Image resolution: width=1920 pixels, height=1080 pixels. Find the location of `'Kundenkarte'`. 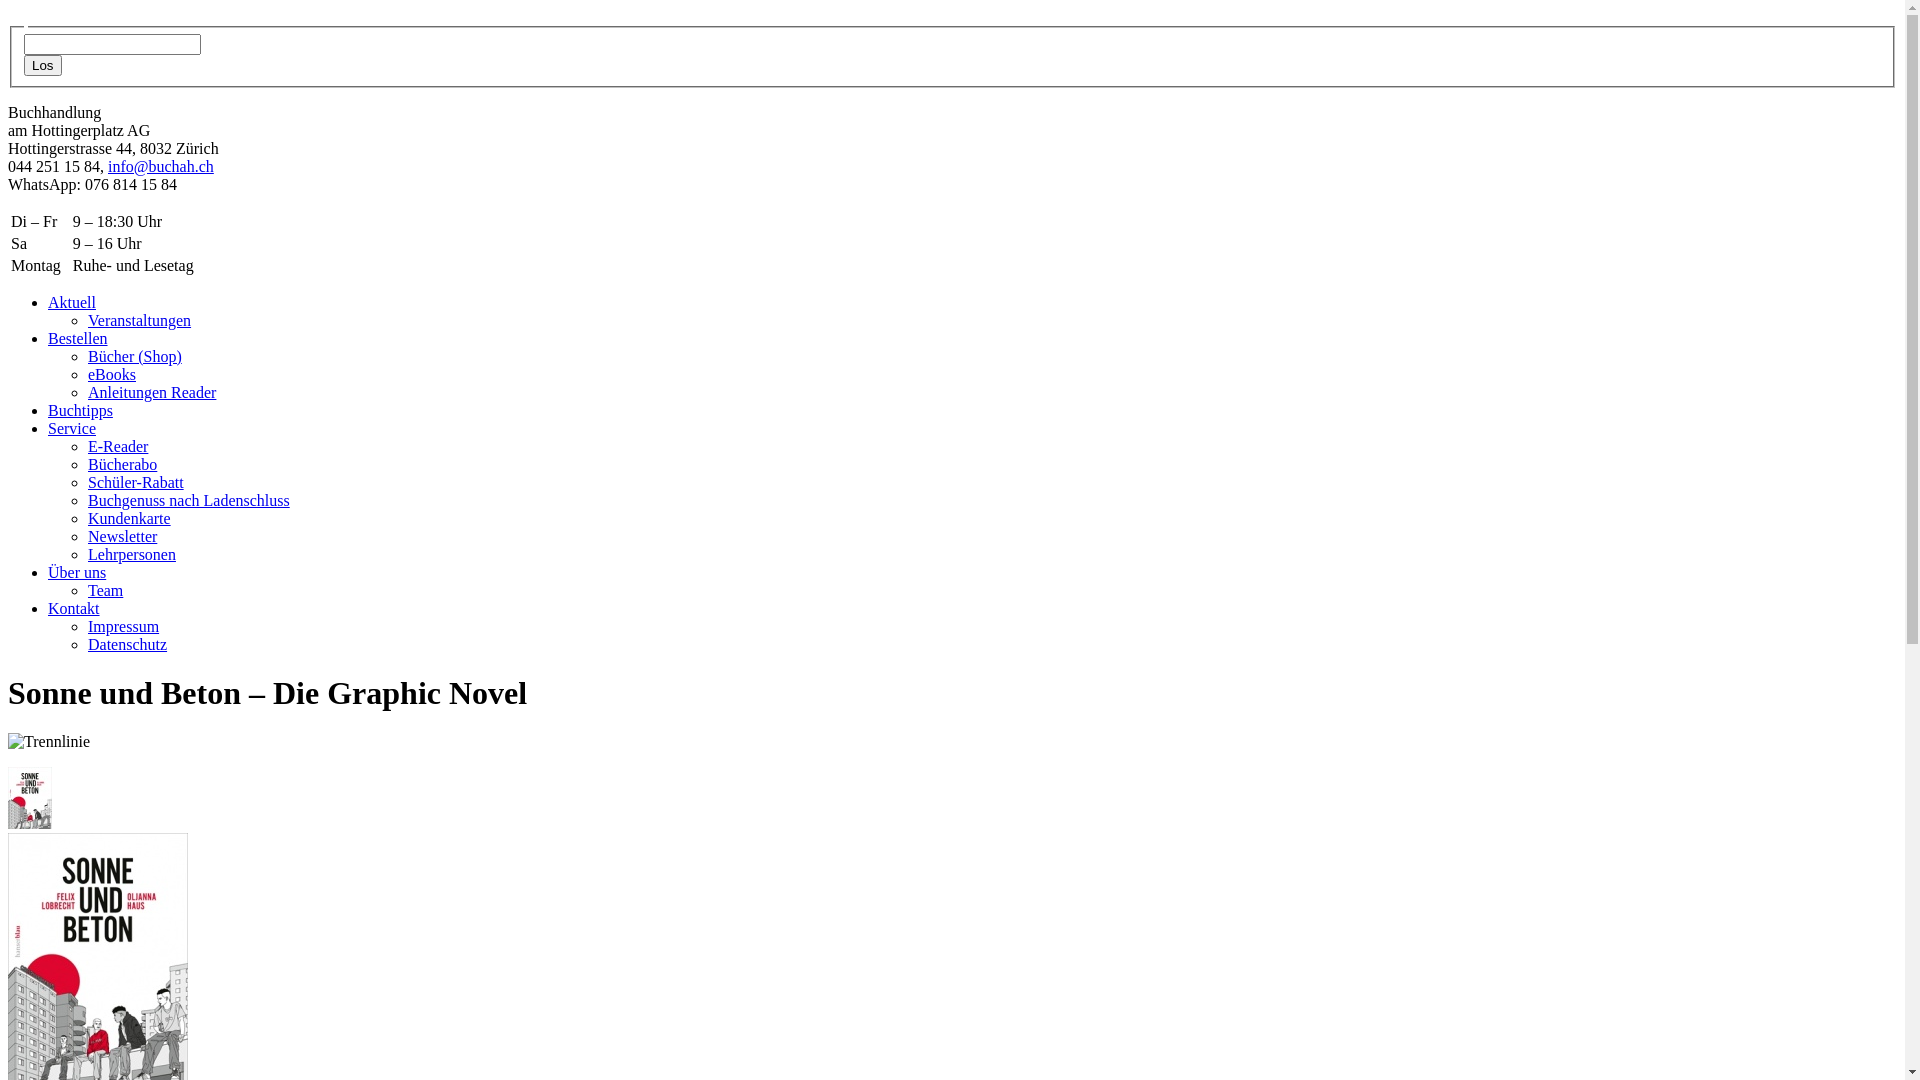

'Kundenkarte' is located at coordinates (128, 517).